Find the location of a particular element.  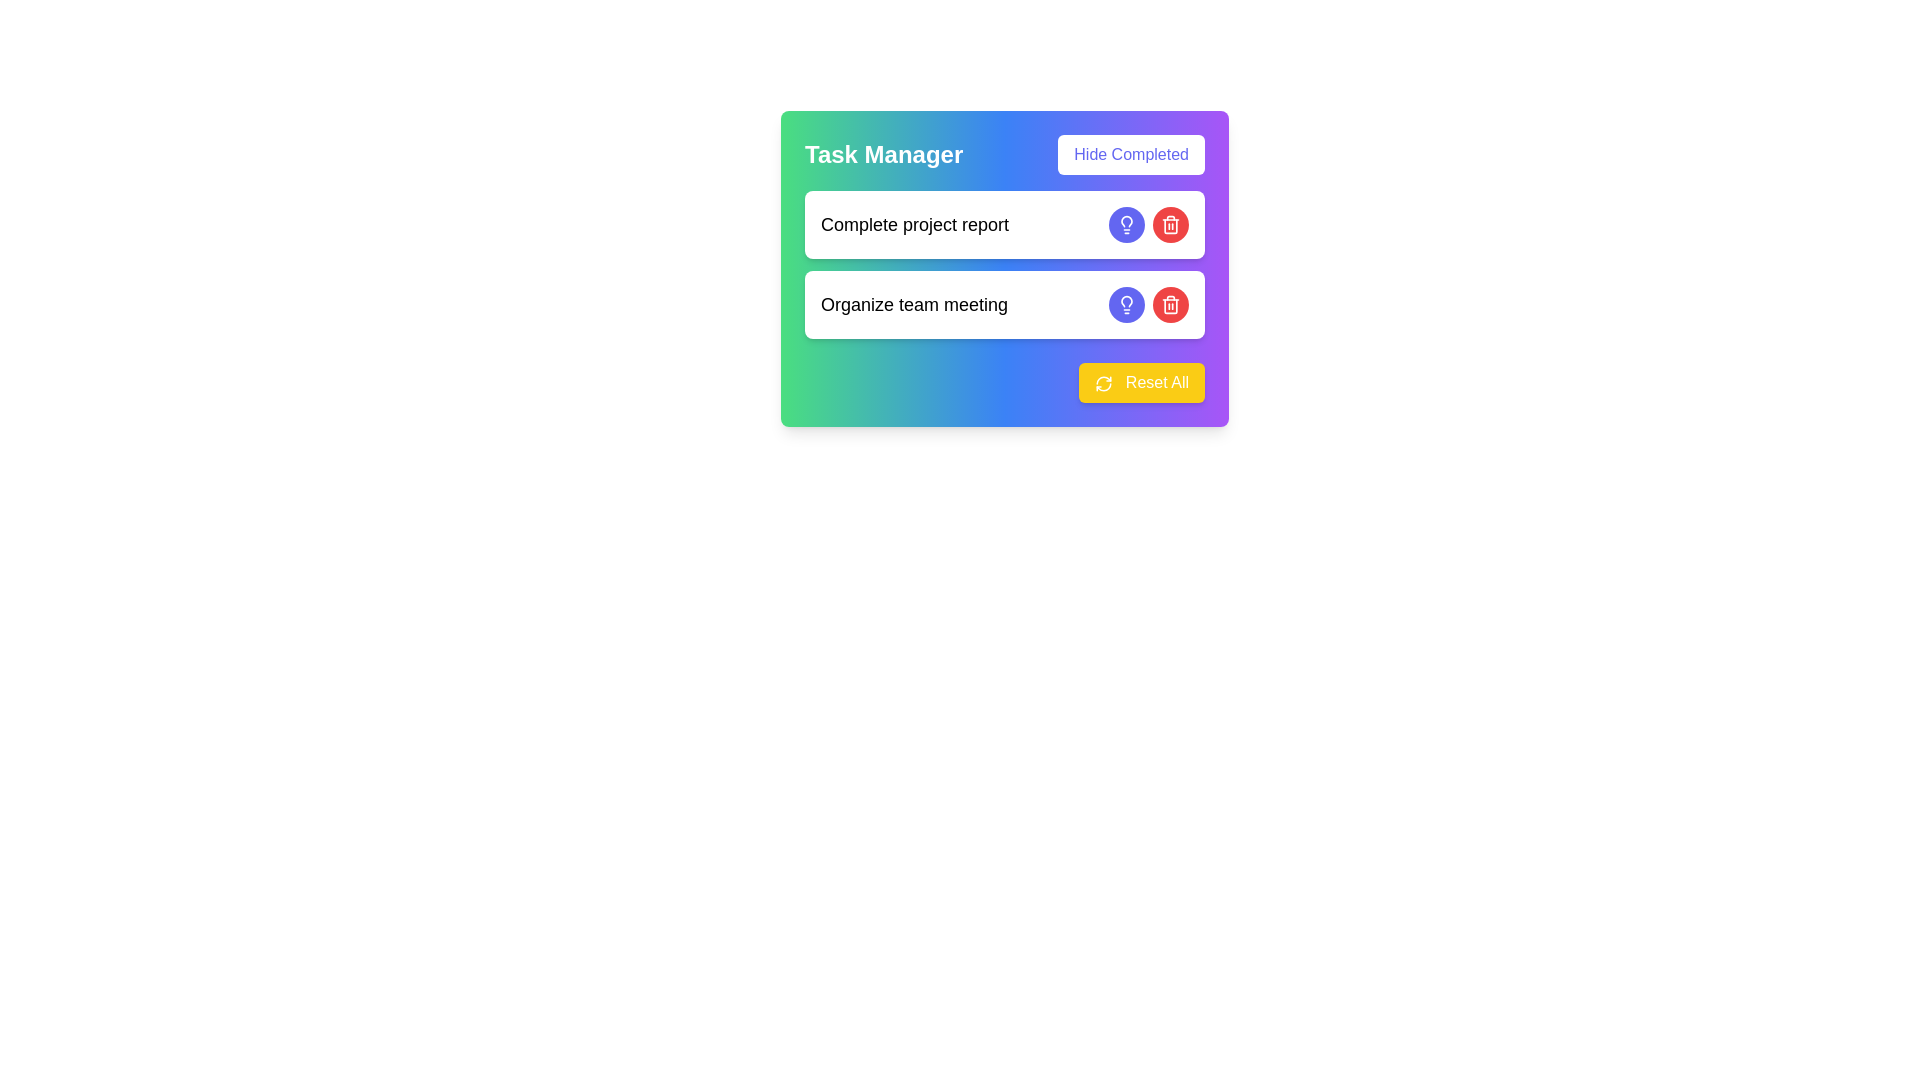

the circular purple button with a white lightbulb icon, located to the left of the red circular button is located at coordinates (1127, 224).